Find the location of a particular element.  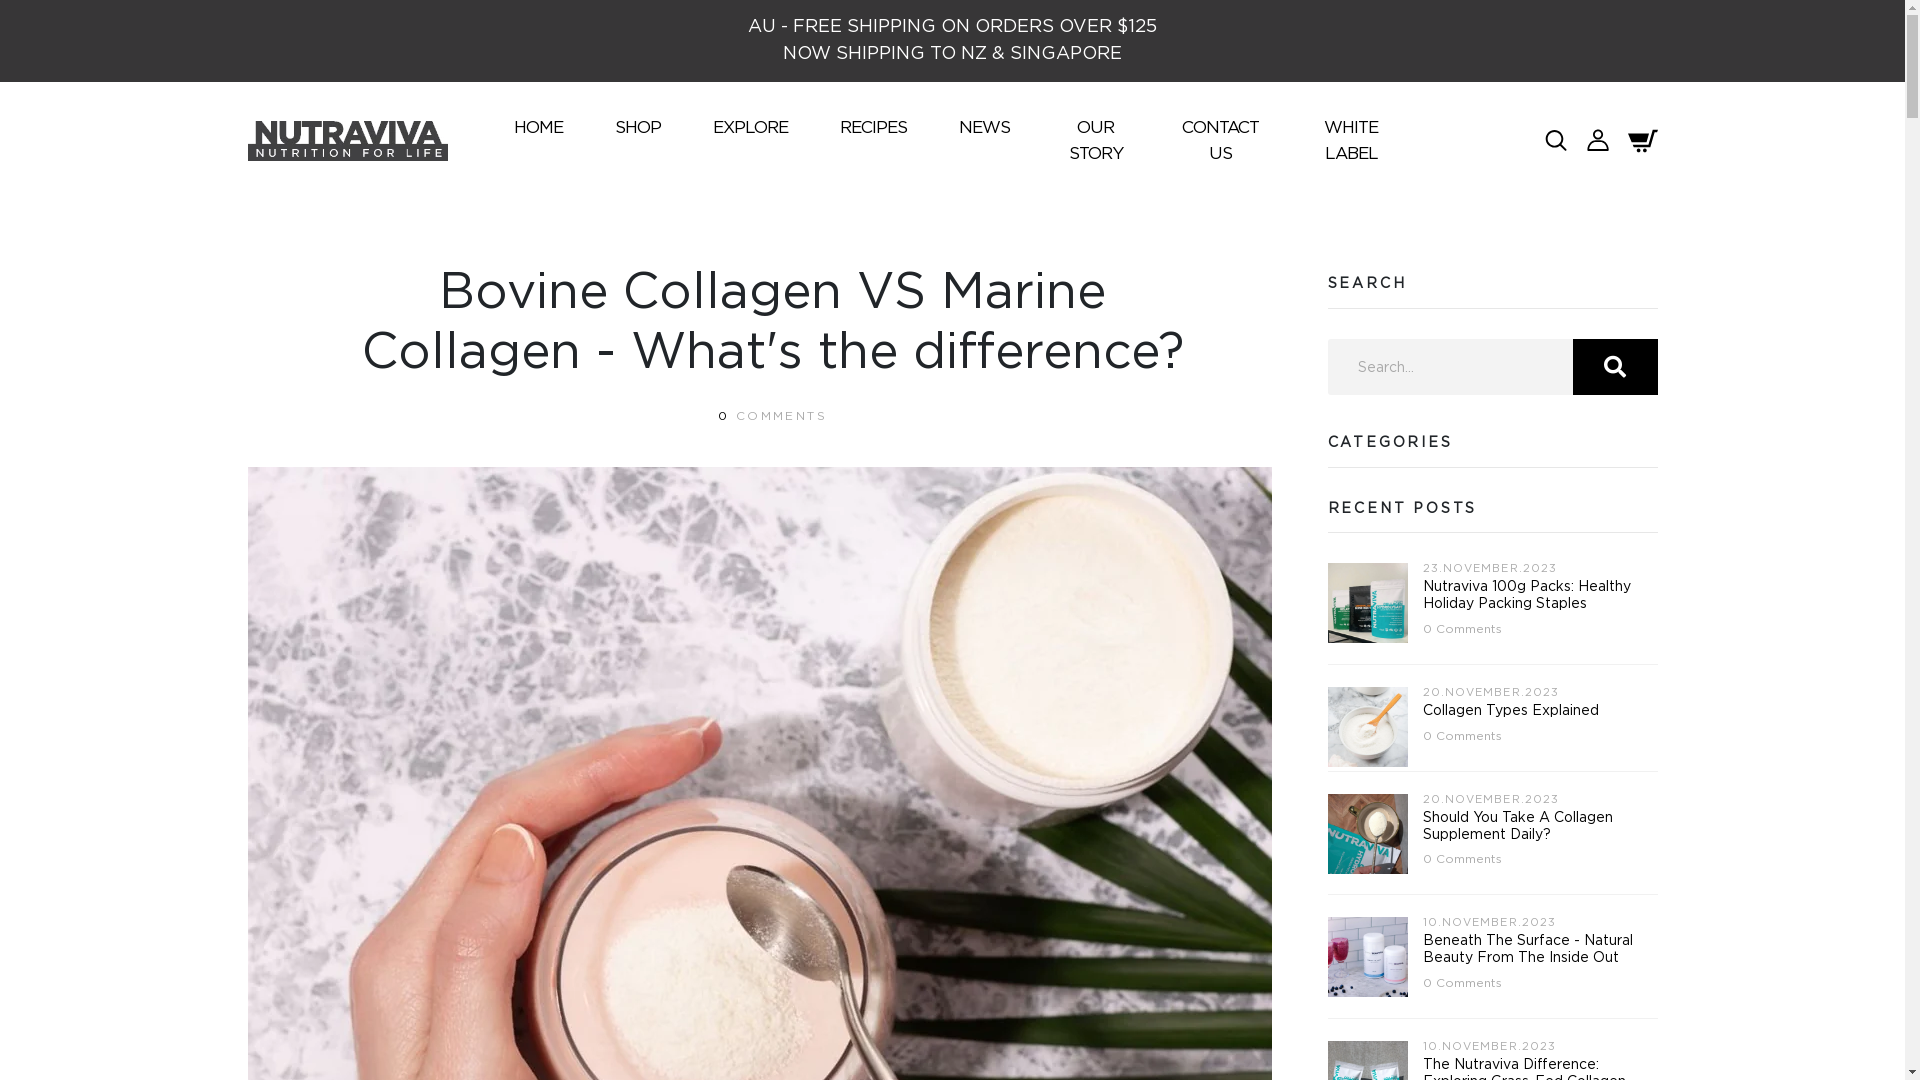

'Beneath The Surface - Natural Beauty From The Inside Out' is located at coordinates (1525, 948).